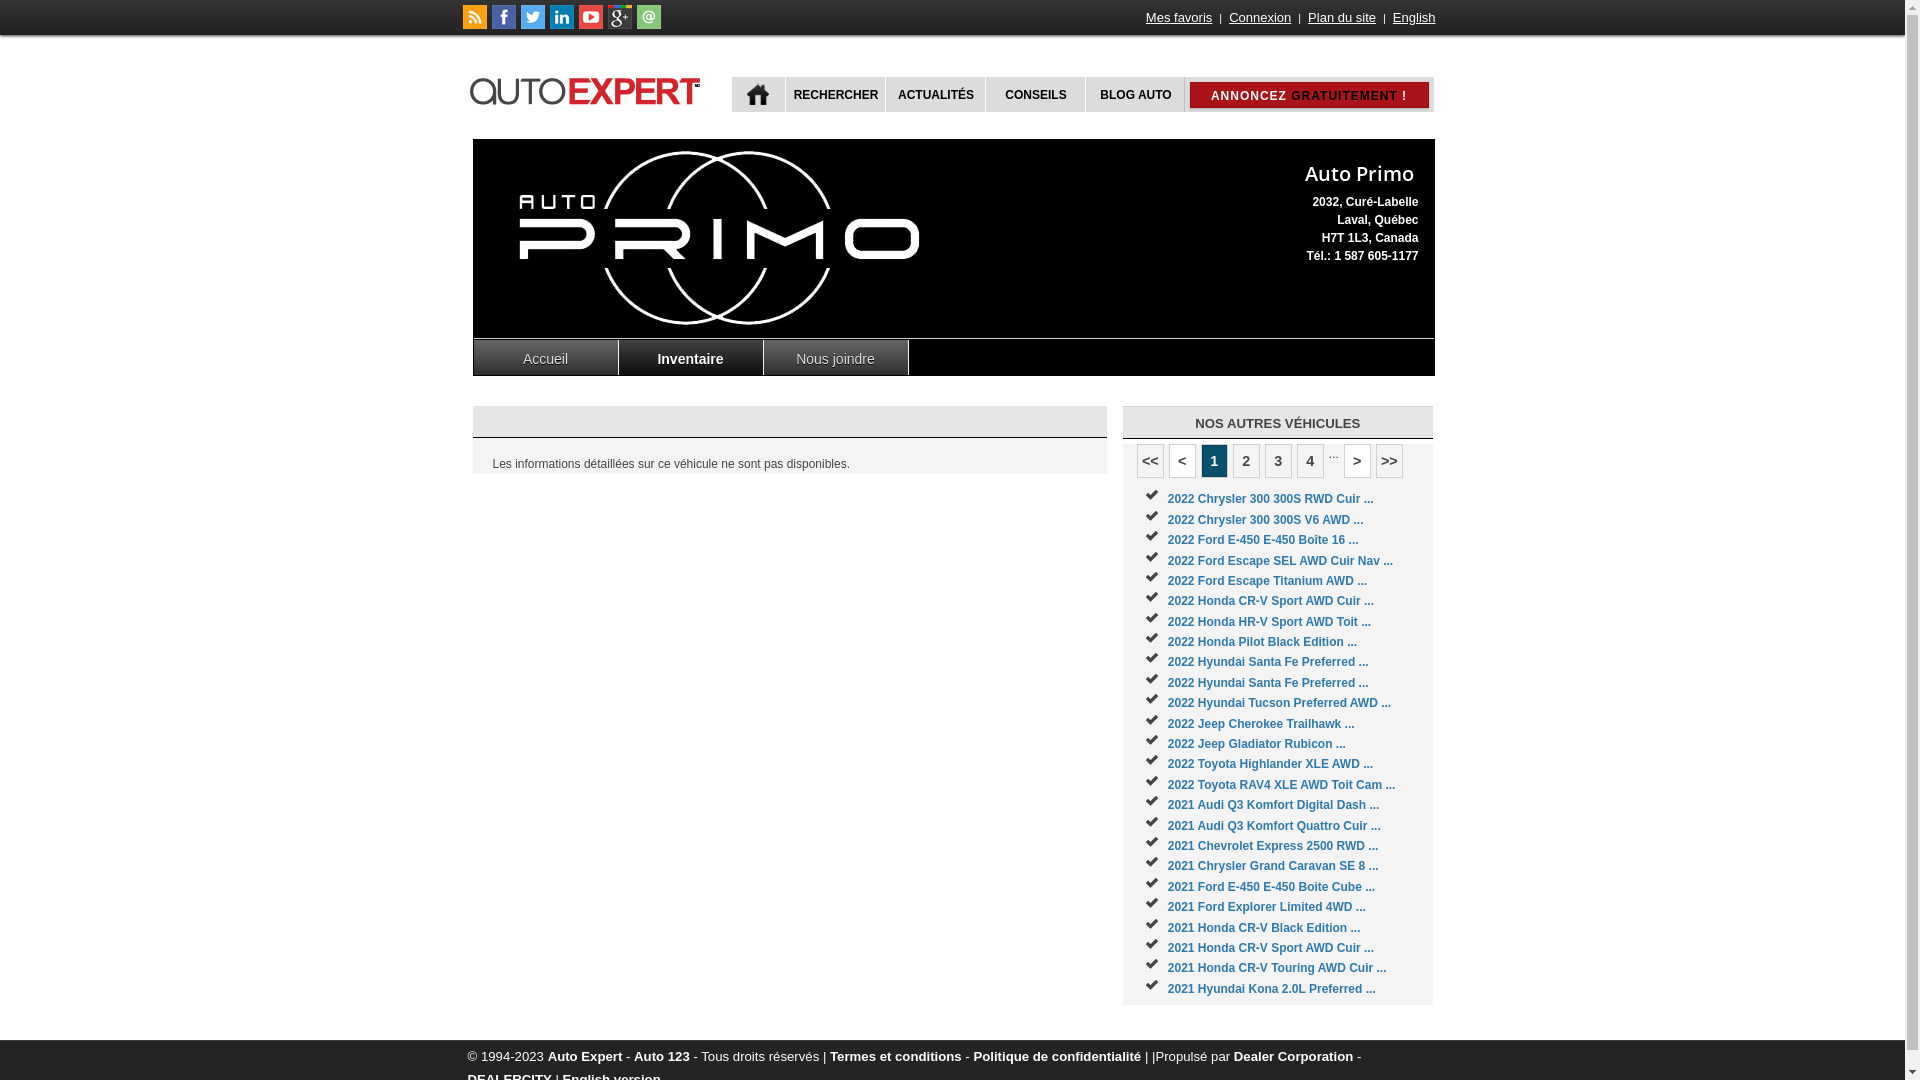  I want to click on 'Suivez autoExpert.ca sur Youtube', so click(589, 24).